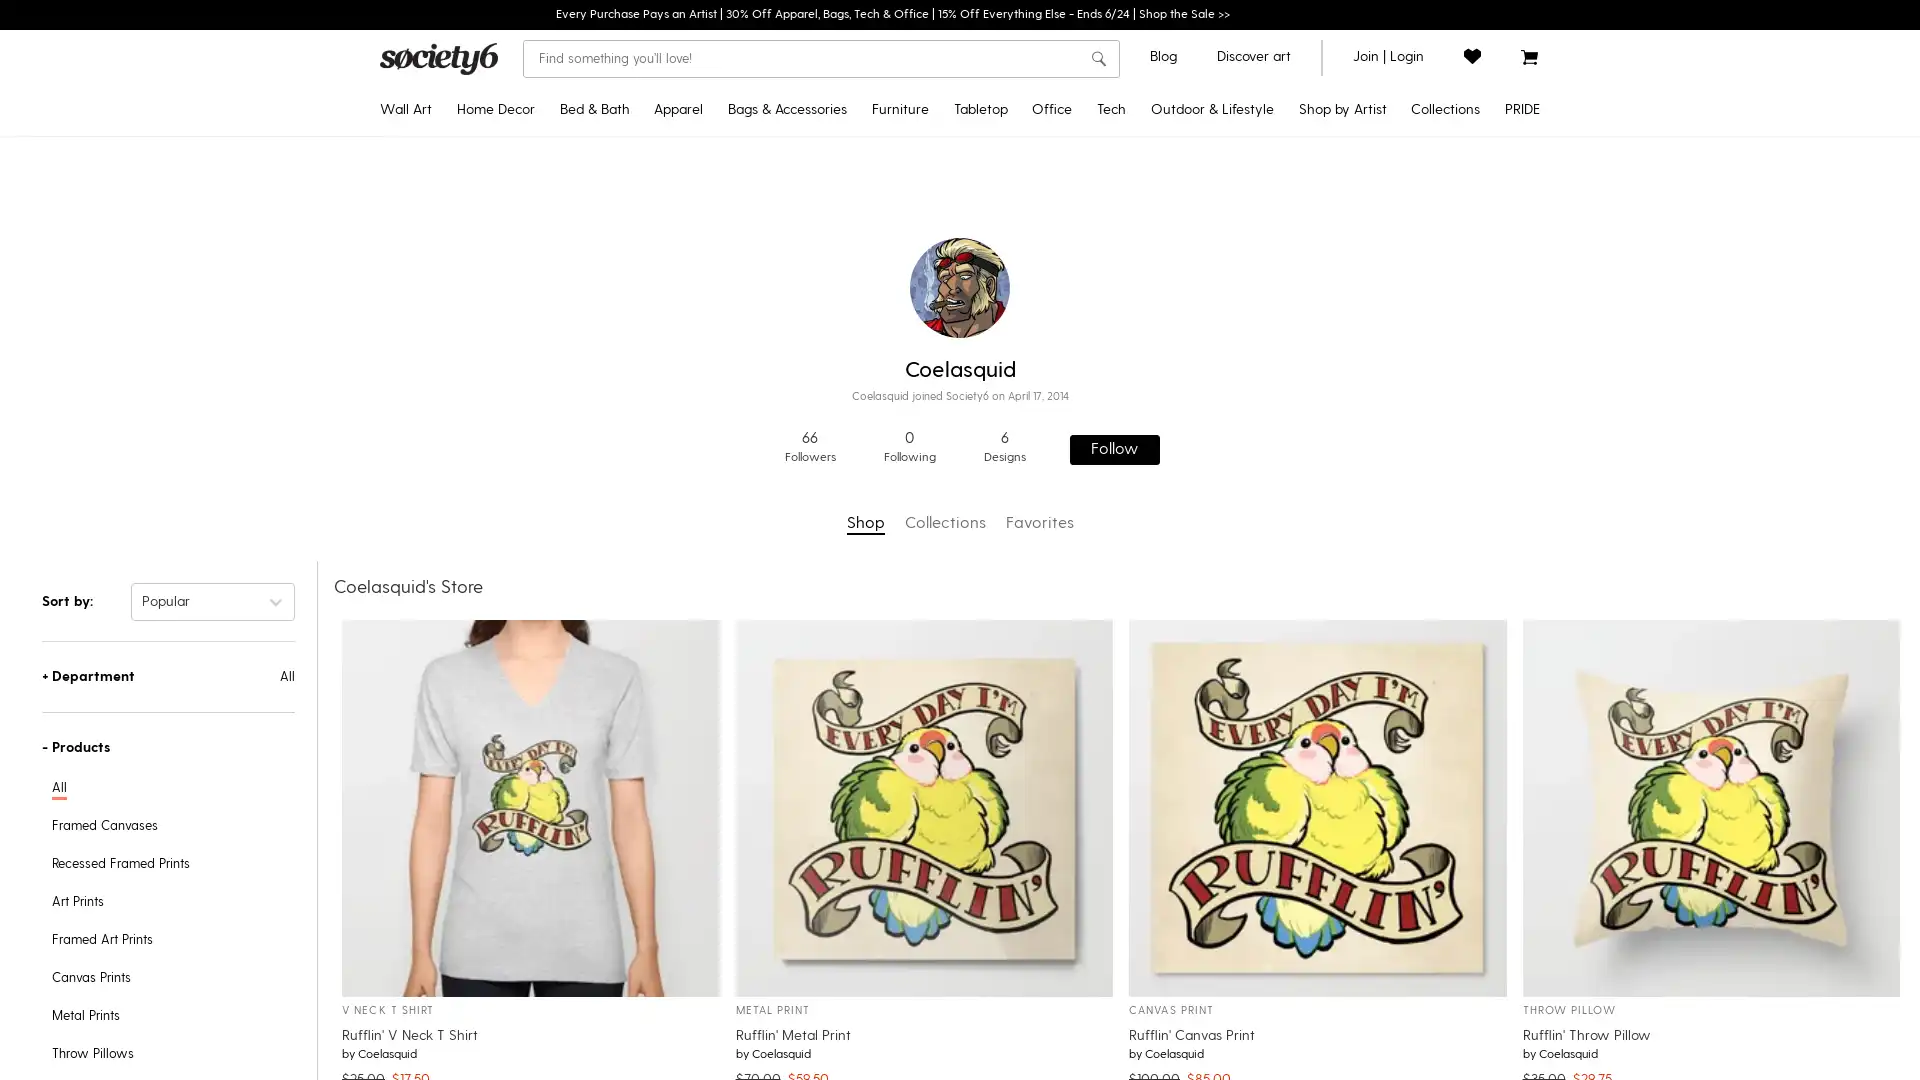 The height and width of the screenshot is (1080, 1920). Describe the element at coordinates (593, 110) in the screenshot. I see `Bed & Bath` at that location.